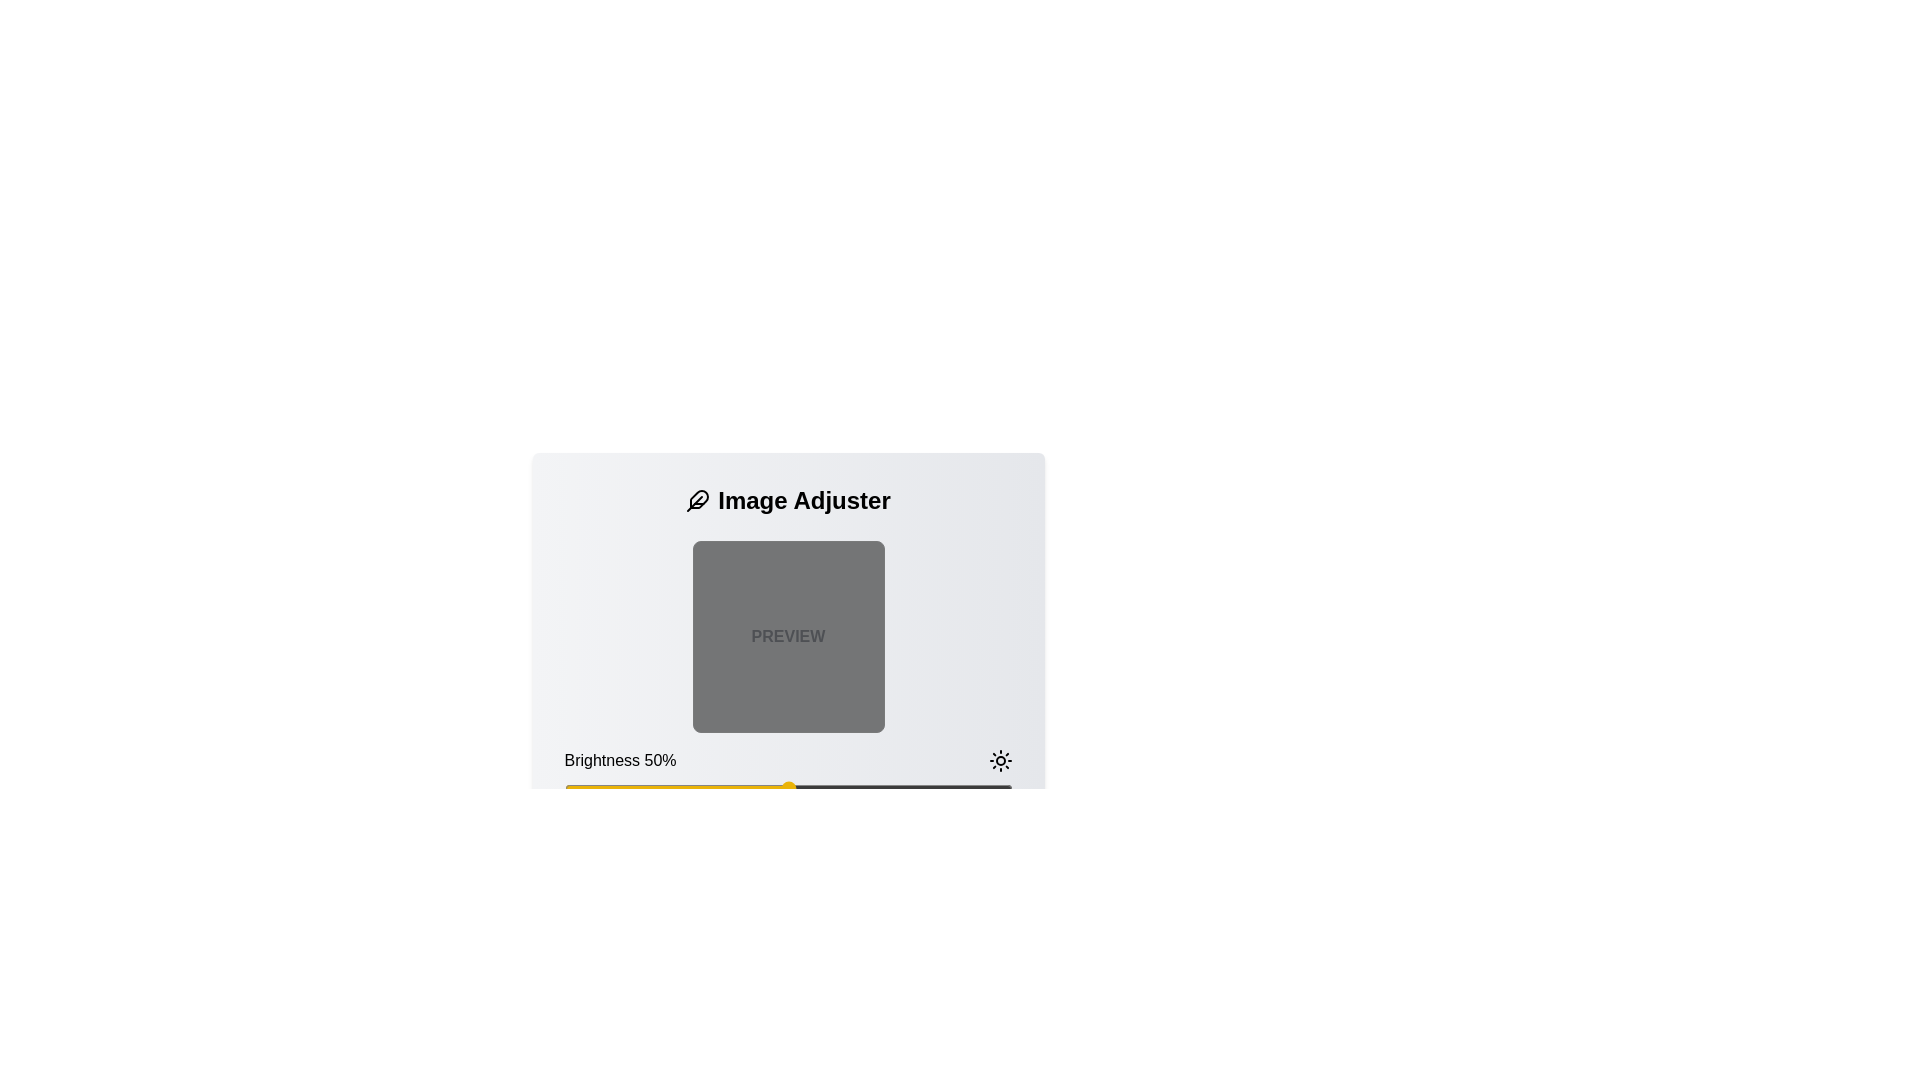  I want to click on the sun icon in the brightness adjustment section, so click(1000, 760).